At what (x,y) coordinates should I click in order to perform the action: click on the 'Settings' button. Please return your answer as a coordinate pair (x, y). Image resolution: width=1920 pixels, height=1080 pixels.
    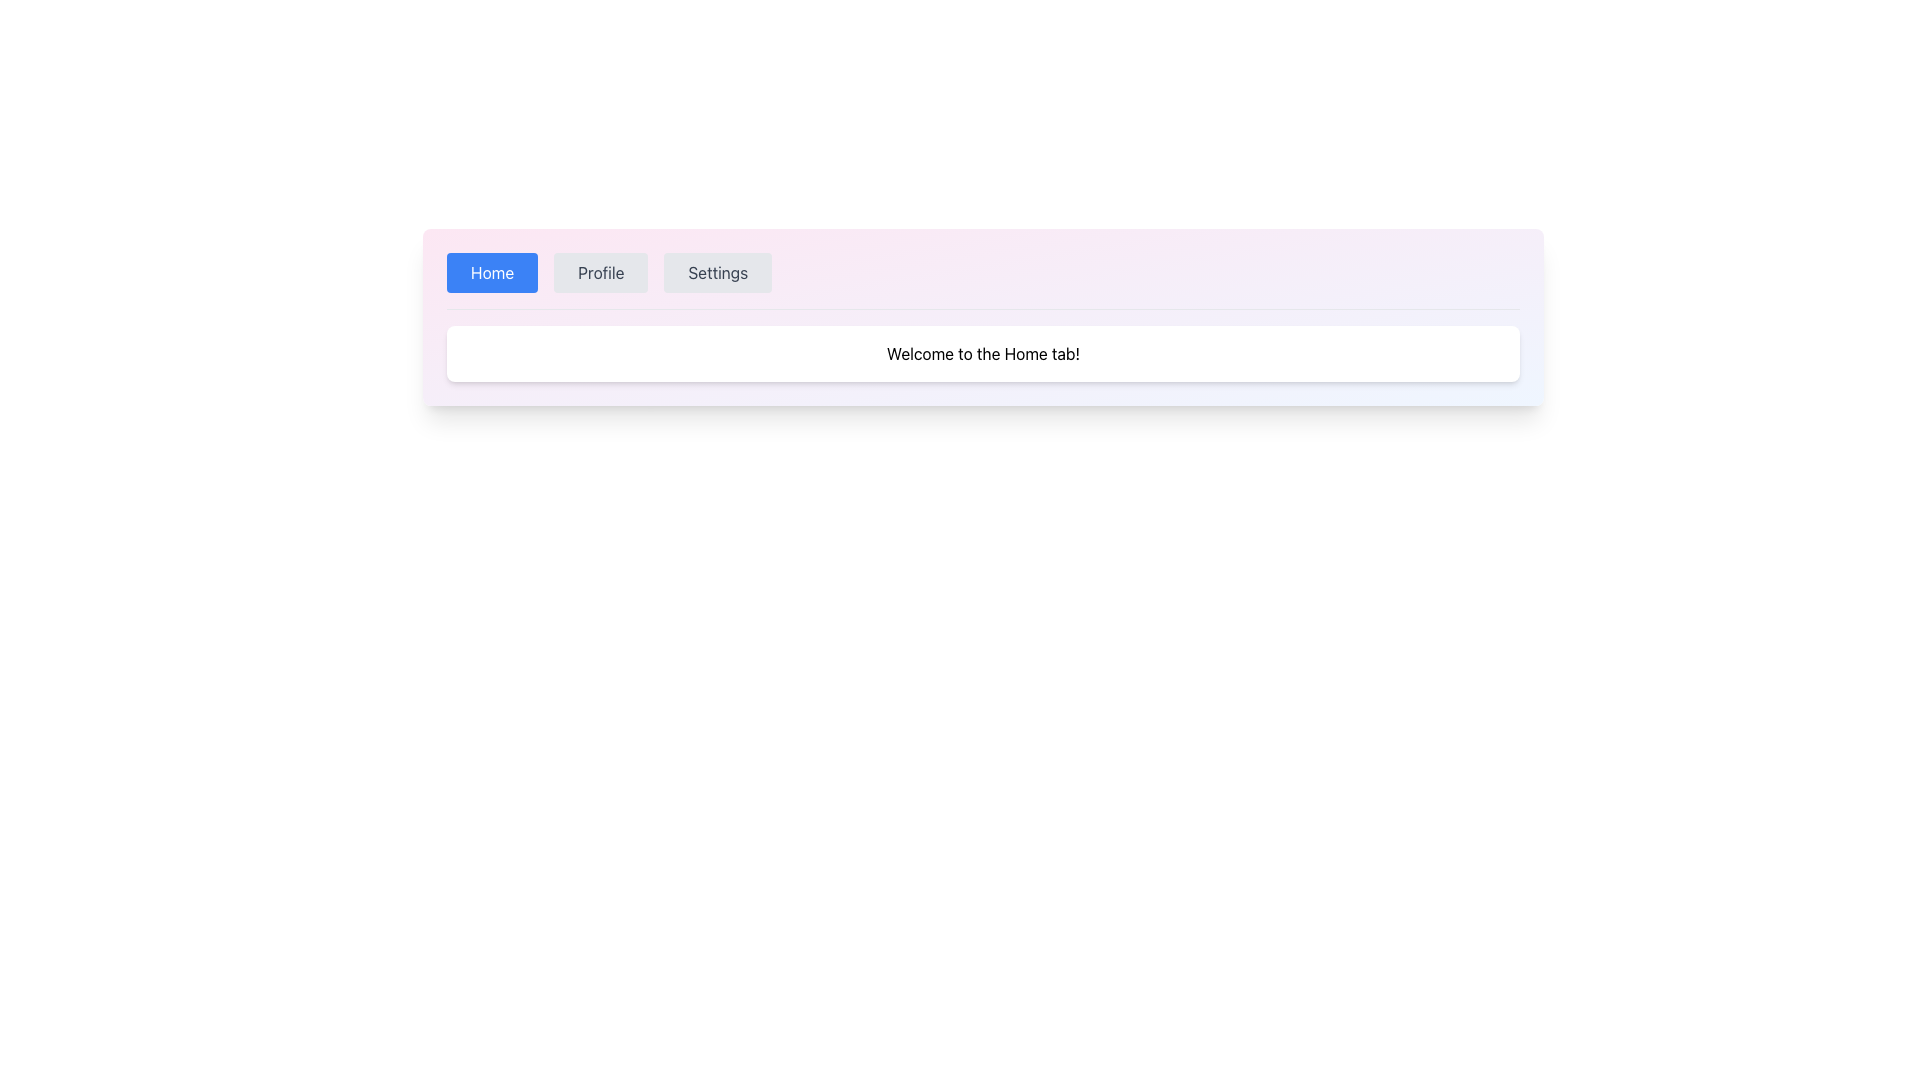
    Looking at the image, I should click on (718, 273).